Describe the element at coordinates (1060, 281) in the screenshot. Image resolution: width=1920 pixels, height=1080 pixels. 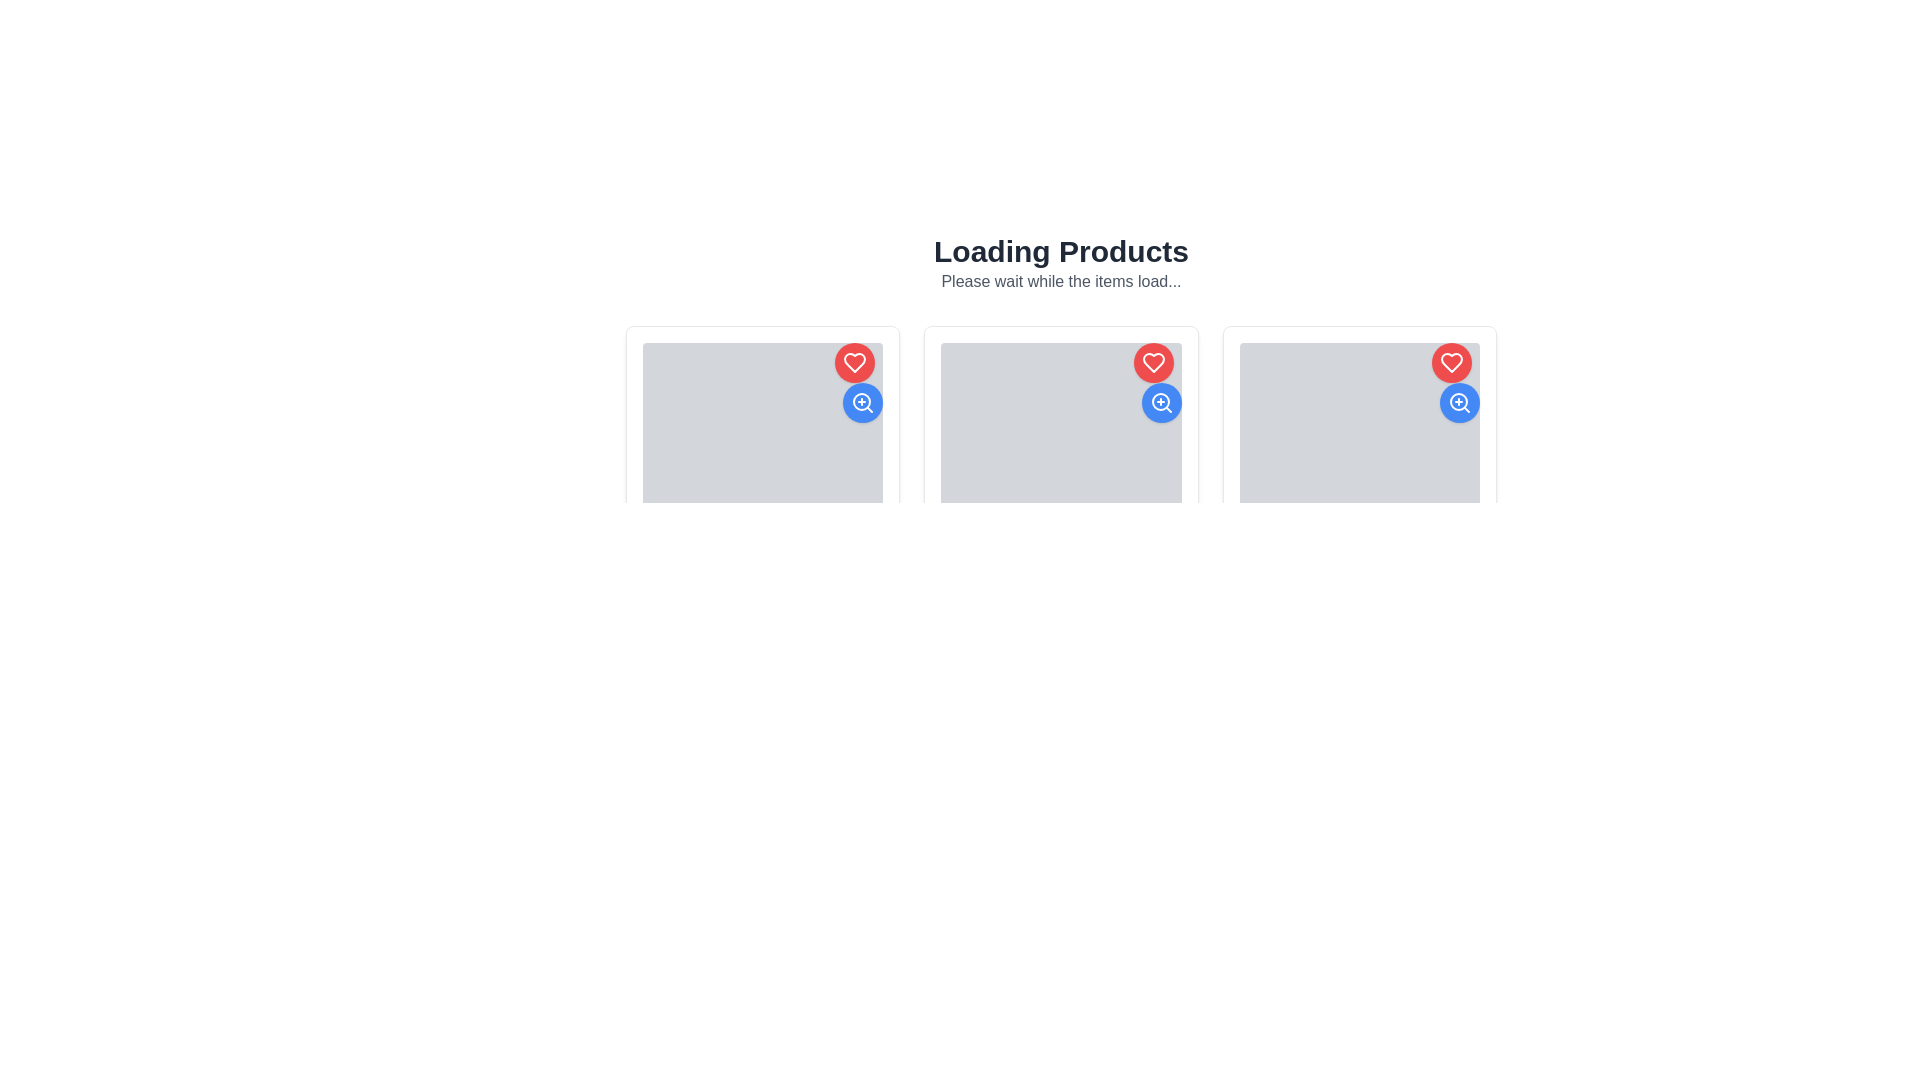
I see `the static text label that indicates the loading of items is in progress, located beneath the 'Loading Products' text and above image placeholders` at that location.